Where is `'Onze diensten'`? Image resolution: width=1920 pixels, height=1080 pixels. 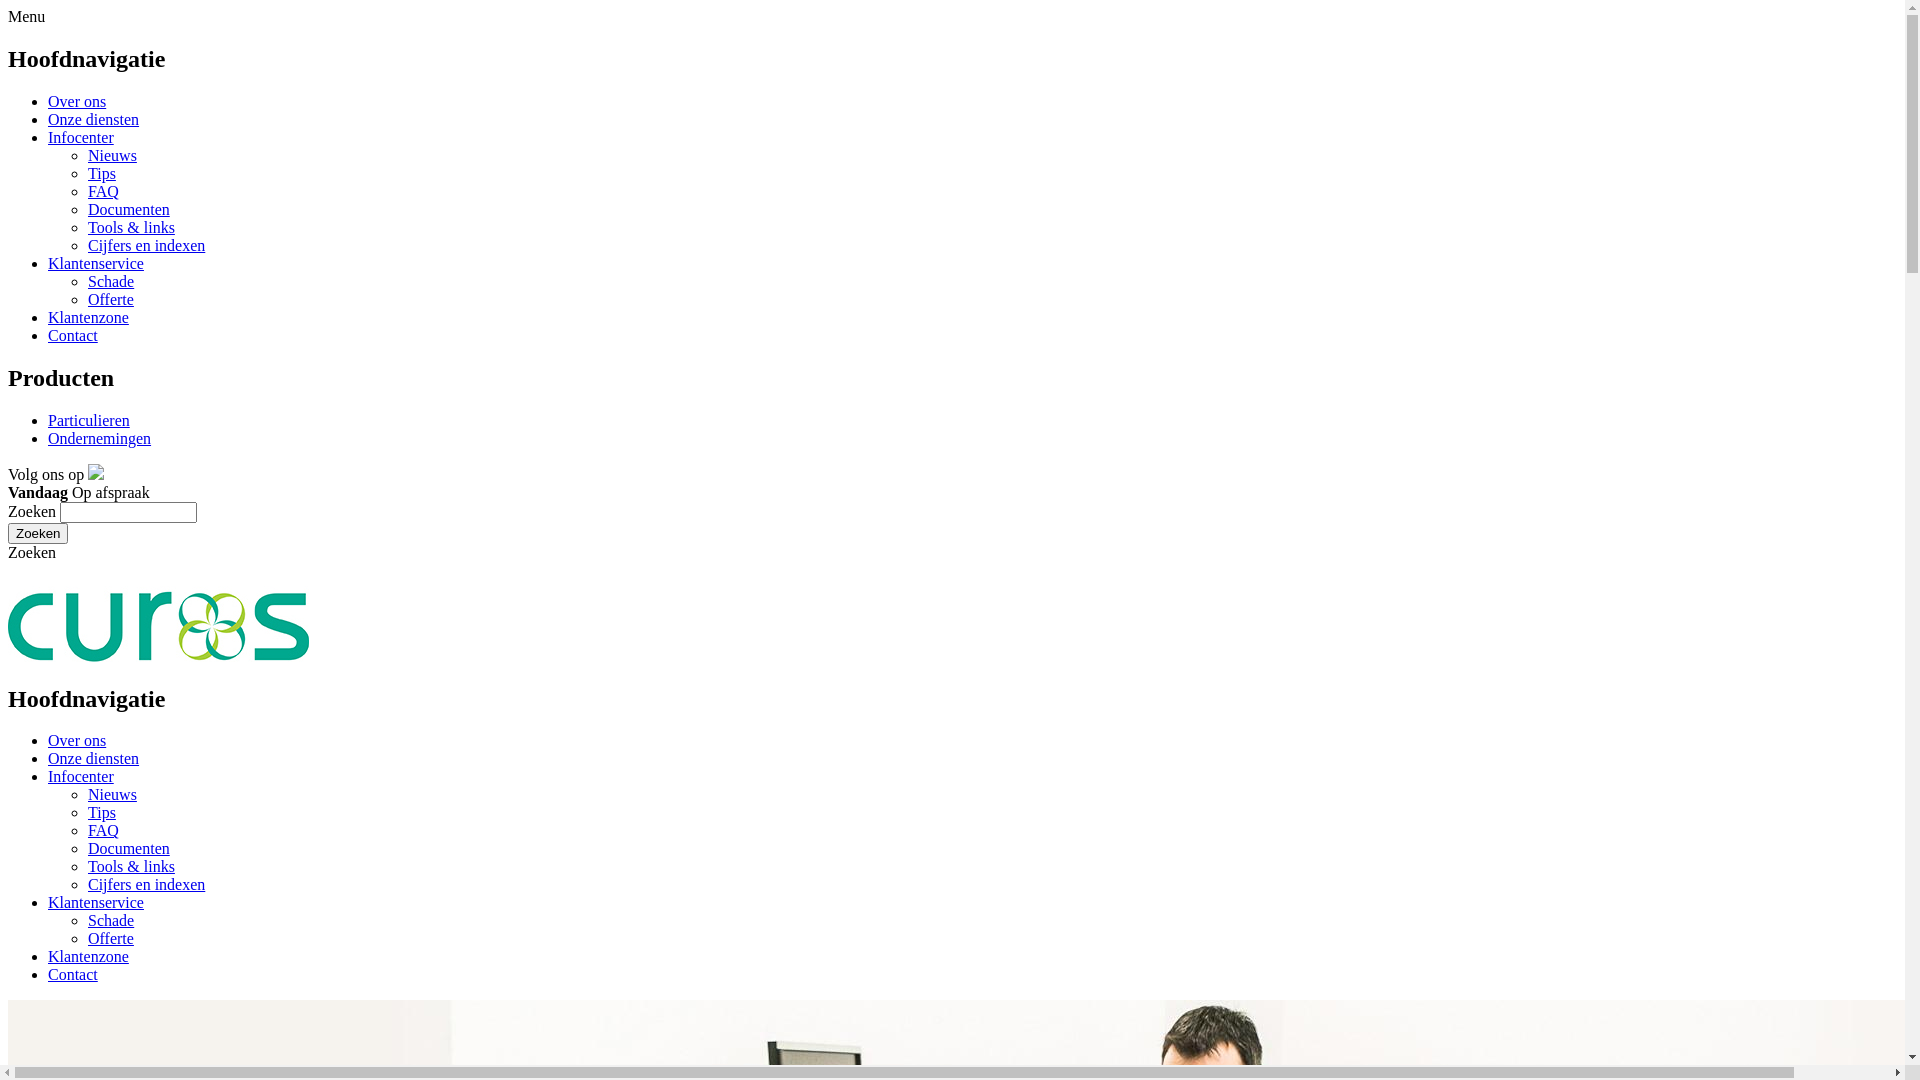 'Onze diensten' is located at coordinates (92, 758).